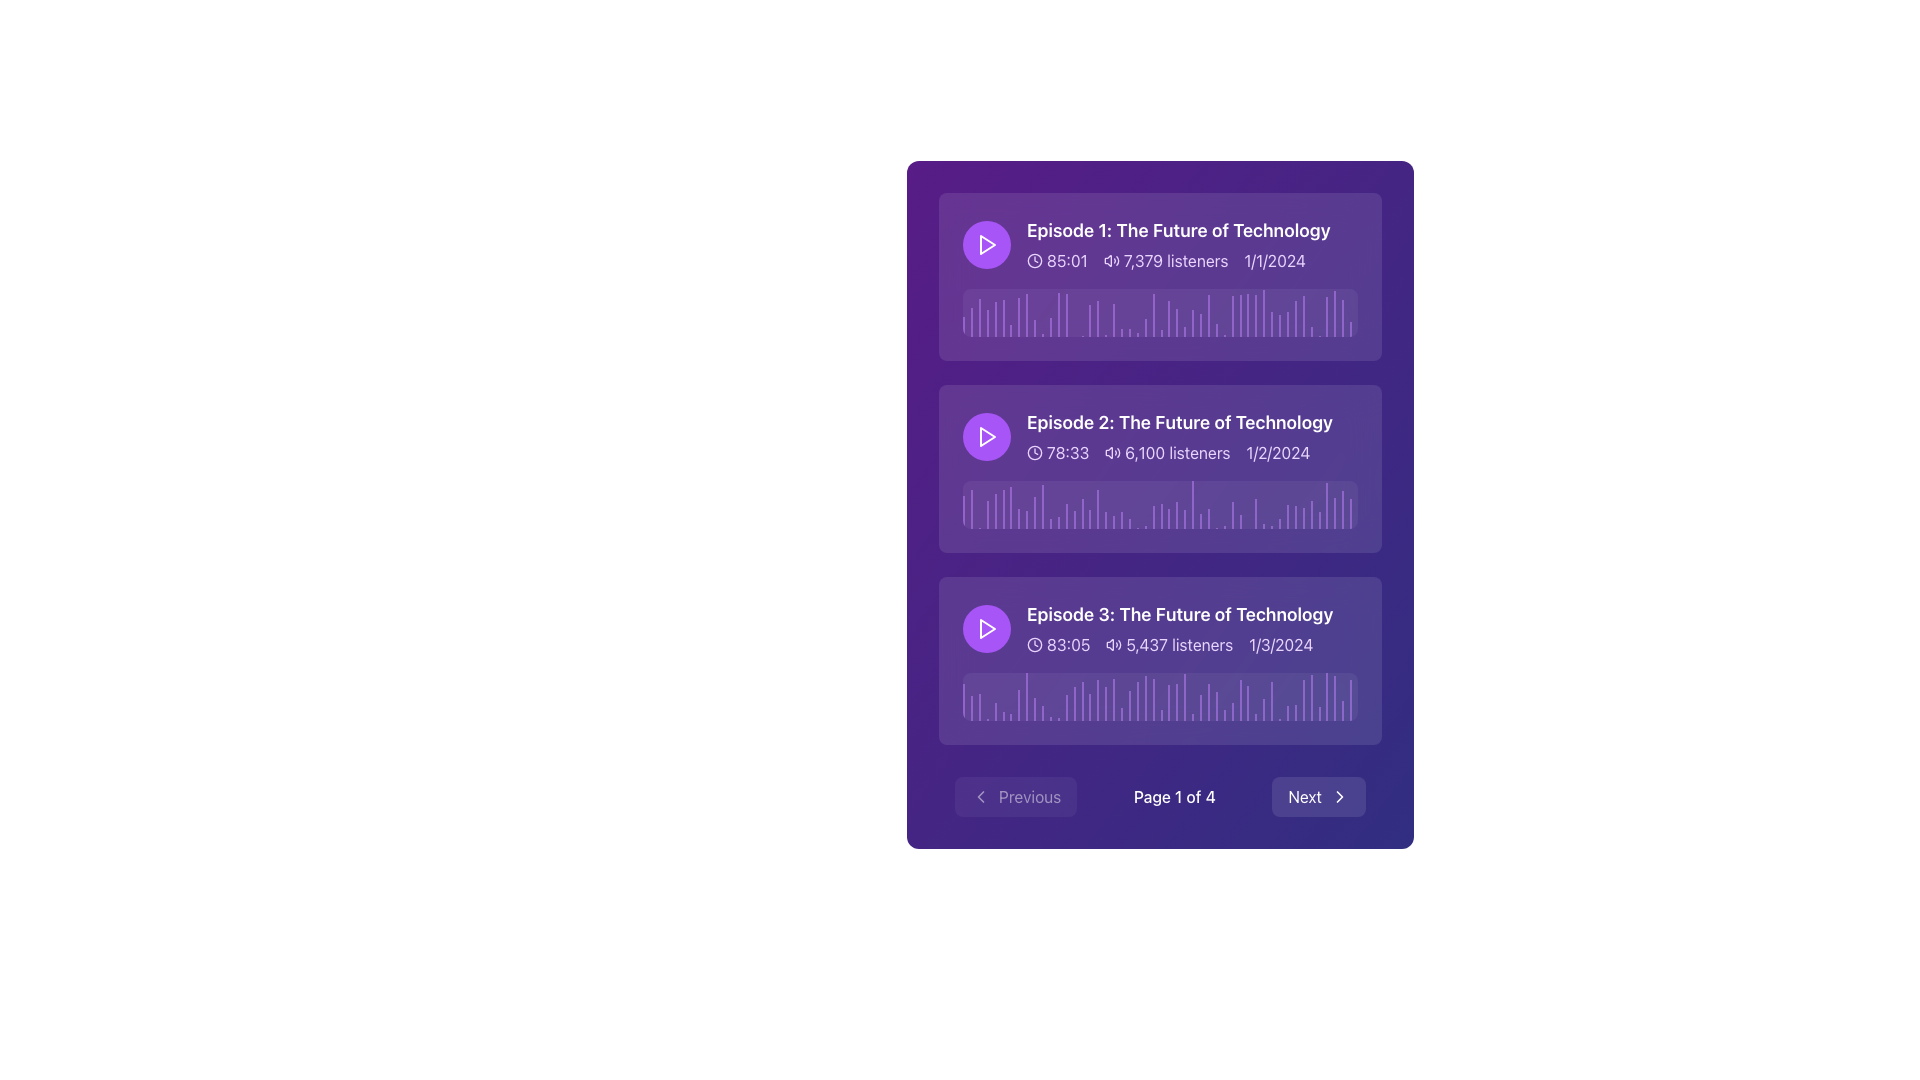  Describe the element at coordinates (1185, 330) in the screenshot. I see `the thin vertical purple-tinted line indicator located at the center of the waveform visualization for Episode 1` at that location.